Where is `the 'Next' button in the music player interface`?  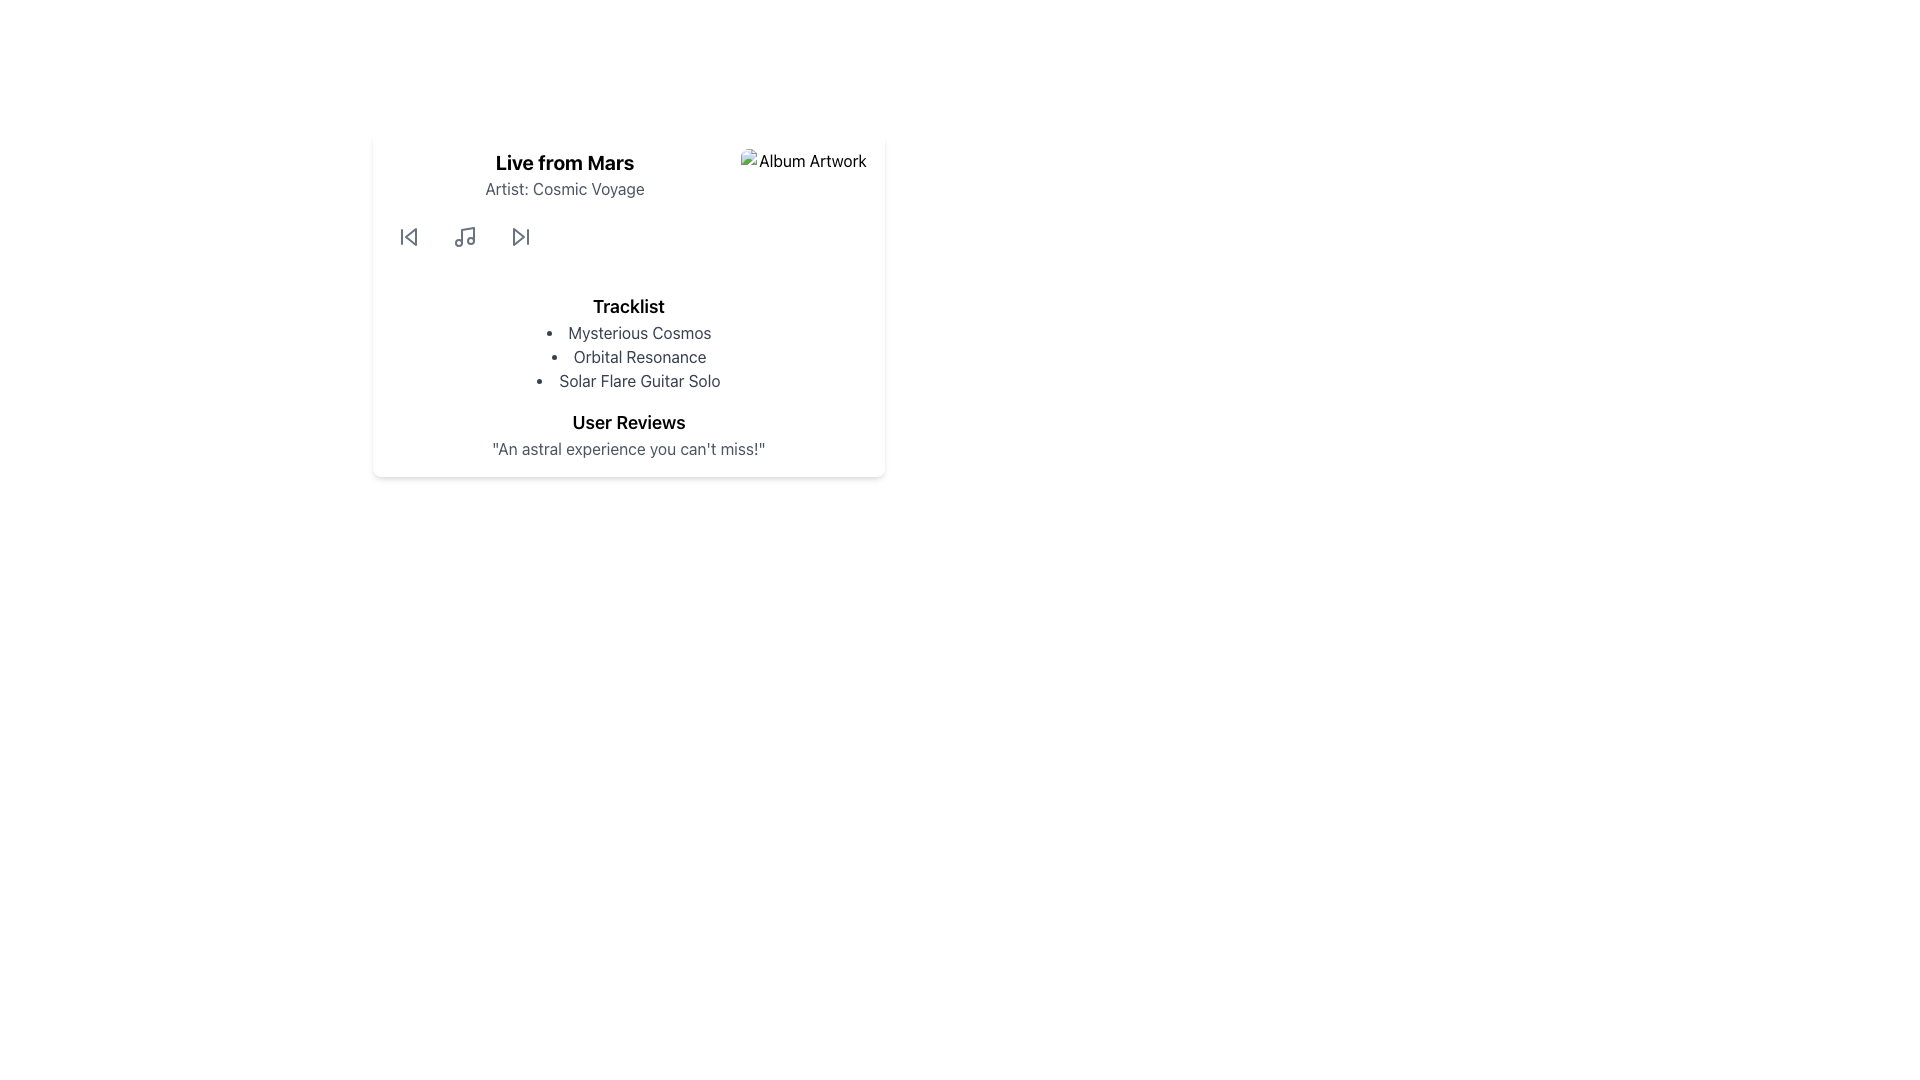
the 'Next' button in the music player interface is located at coordinates (521, 235).